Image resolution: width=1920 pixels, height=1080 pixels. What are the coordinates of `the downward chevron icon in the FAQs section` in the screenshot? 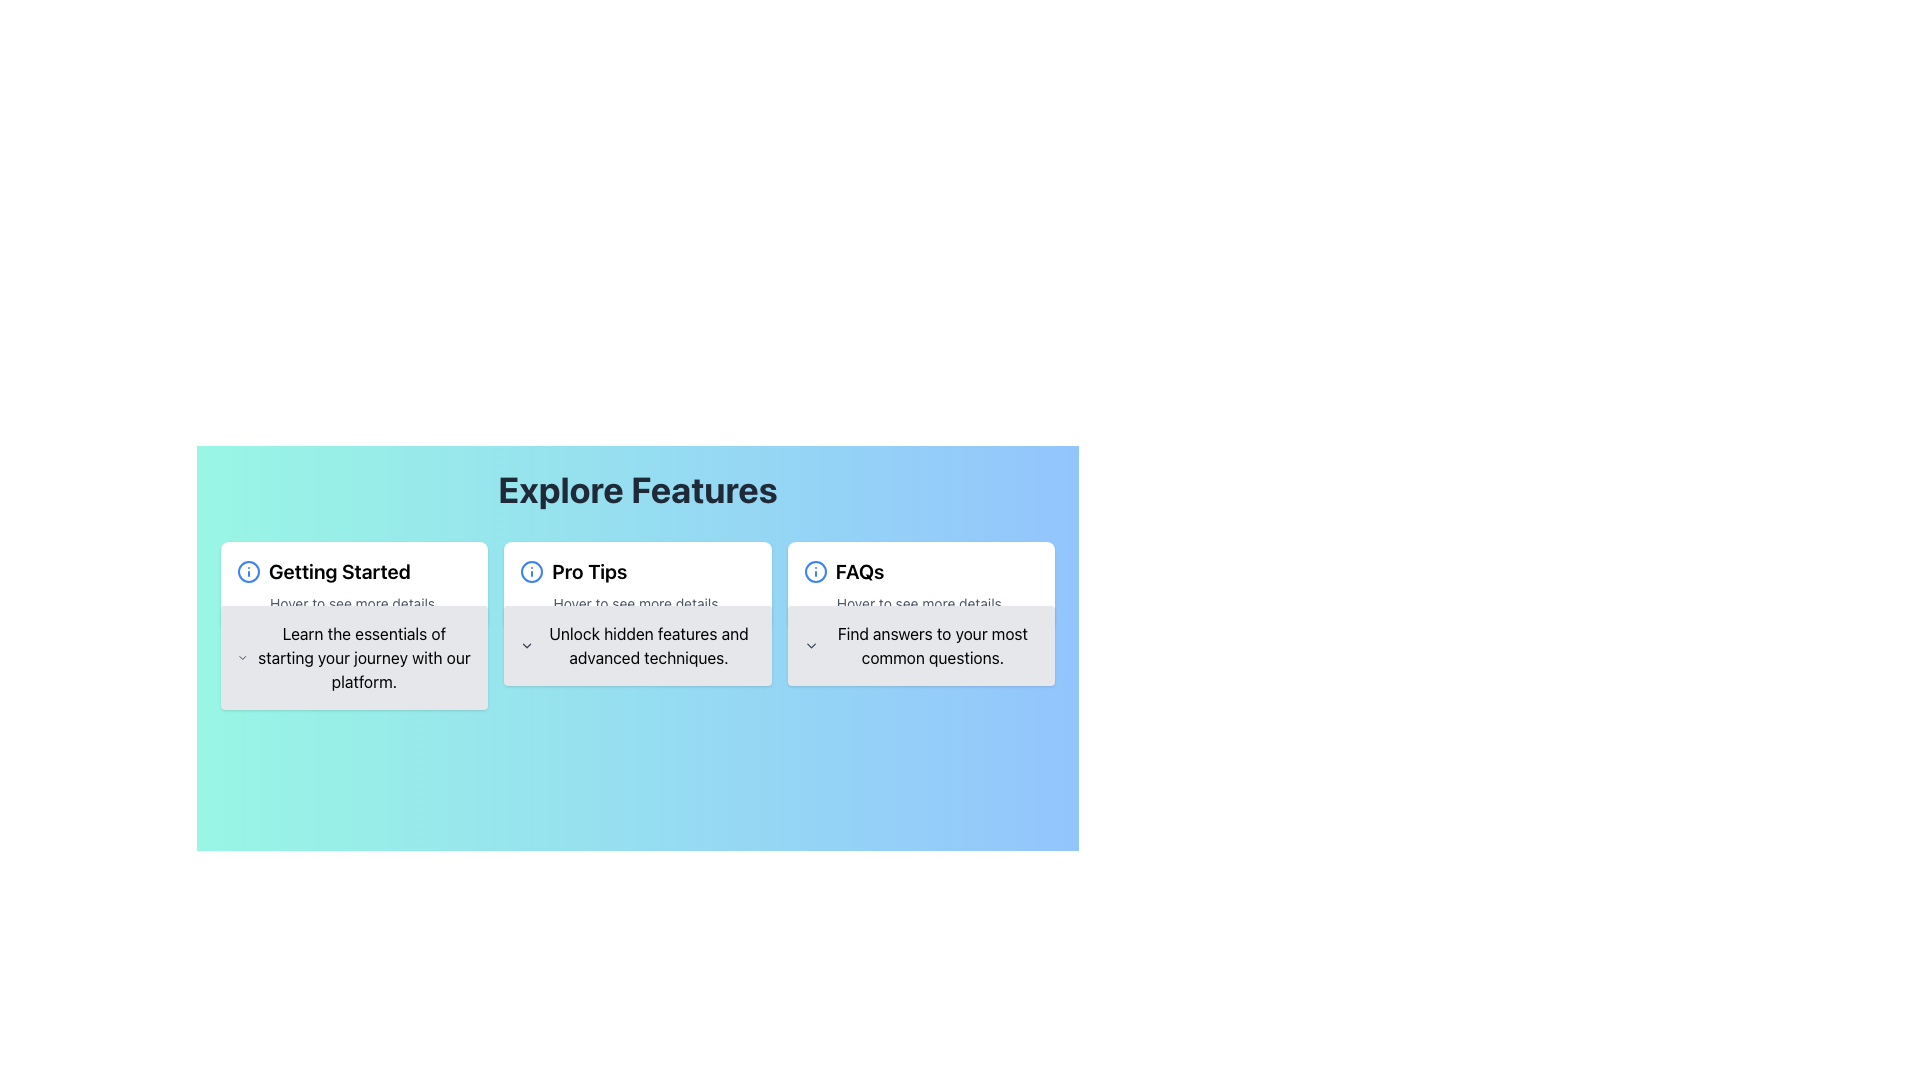 It's located at (920, 645).